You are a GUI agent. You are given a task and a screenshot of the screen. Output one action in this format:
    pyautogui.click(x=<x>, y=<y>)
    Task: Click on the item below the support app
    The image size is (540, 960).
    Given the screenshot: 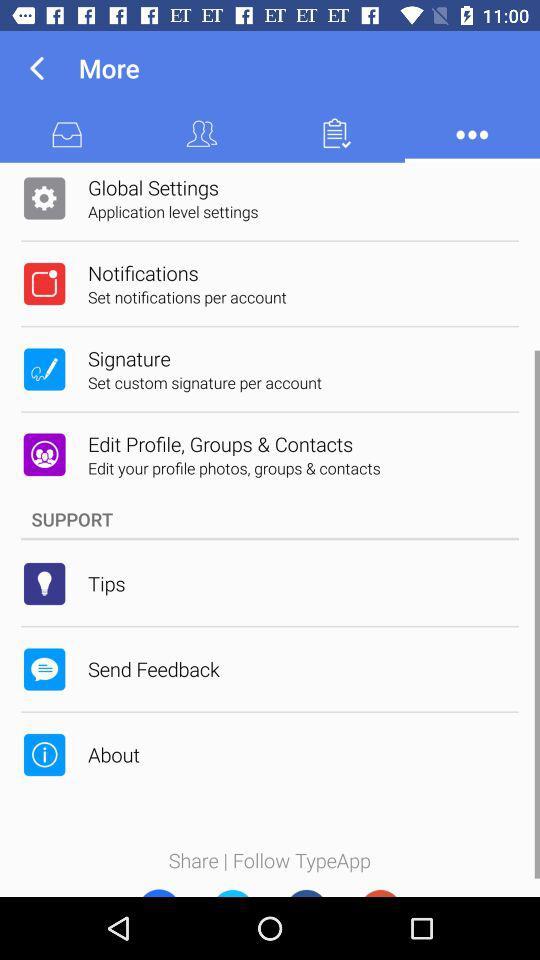 What is the action you would take?
    pyautogui.click(x=106, y=583)
    